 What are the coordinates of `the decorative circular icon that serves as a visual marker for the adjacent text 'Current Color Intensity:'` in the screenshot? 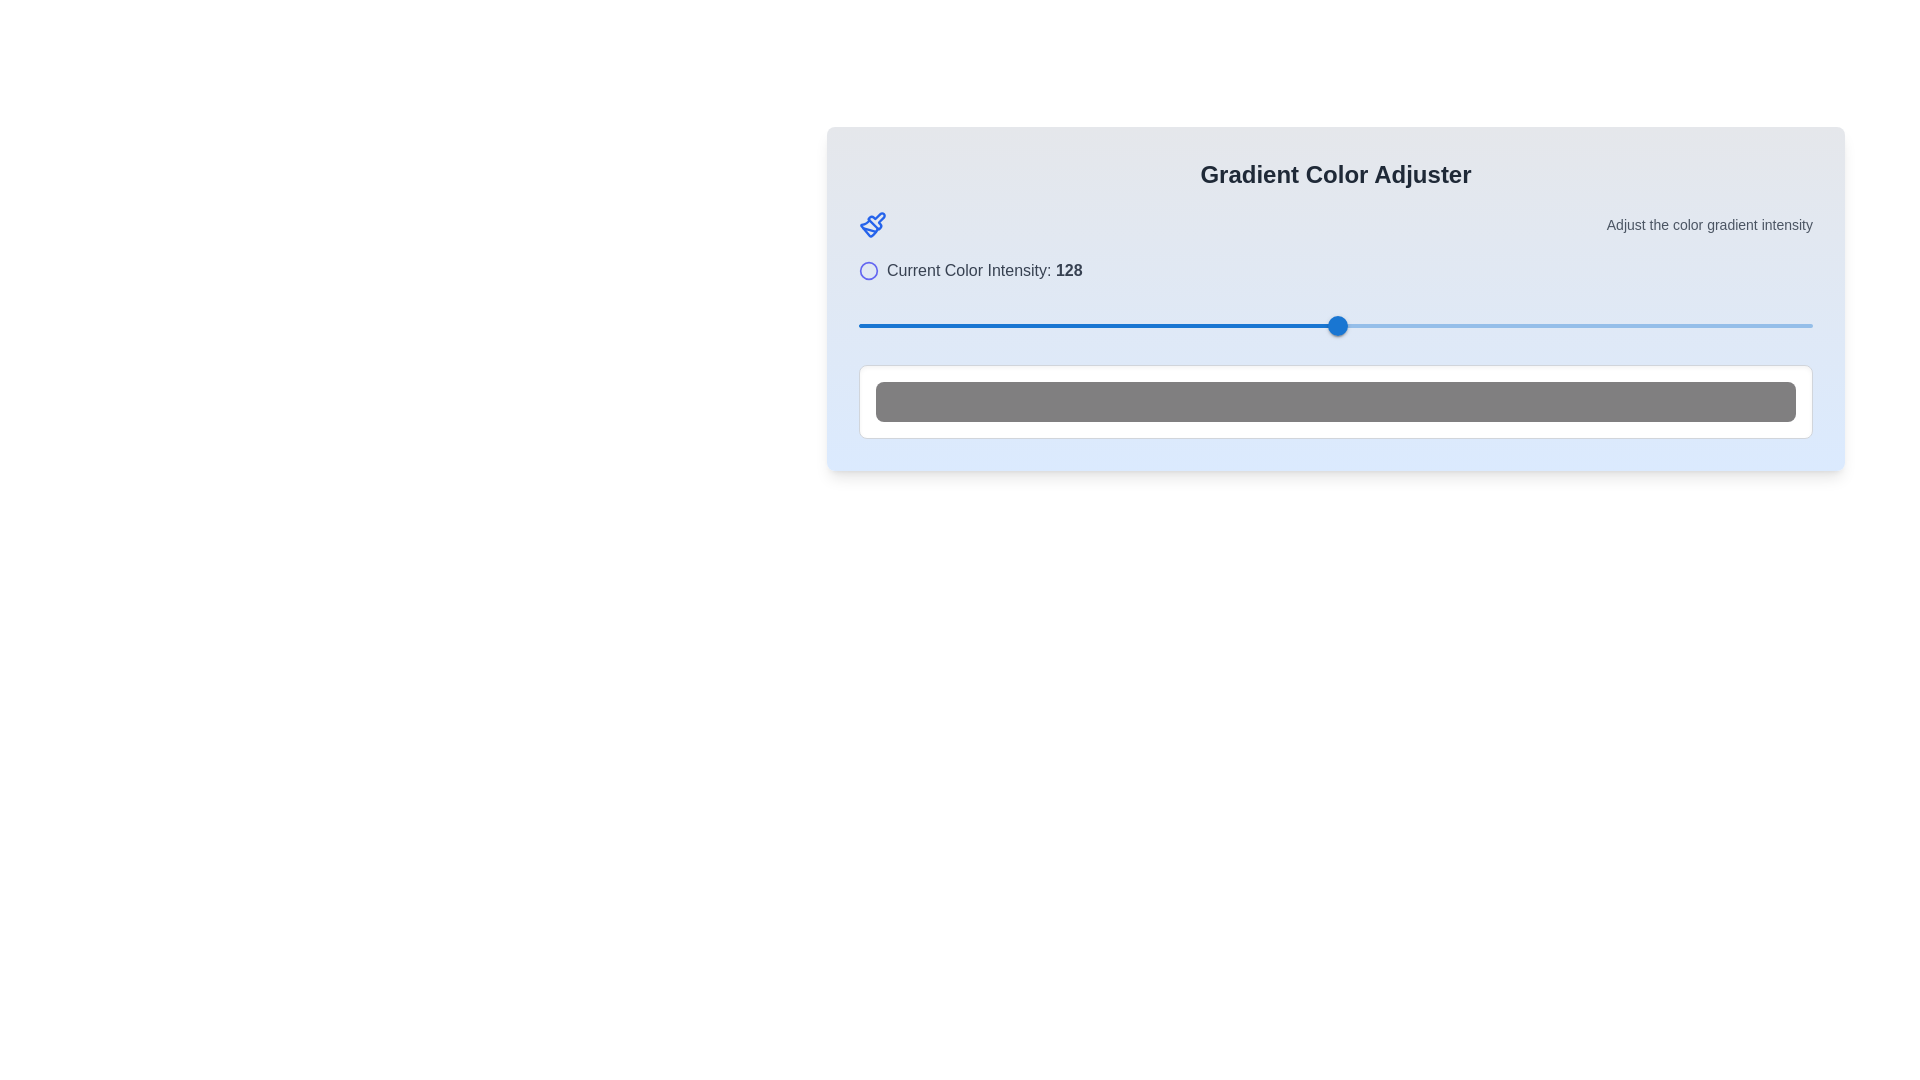 It's located at (868, 270).